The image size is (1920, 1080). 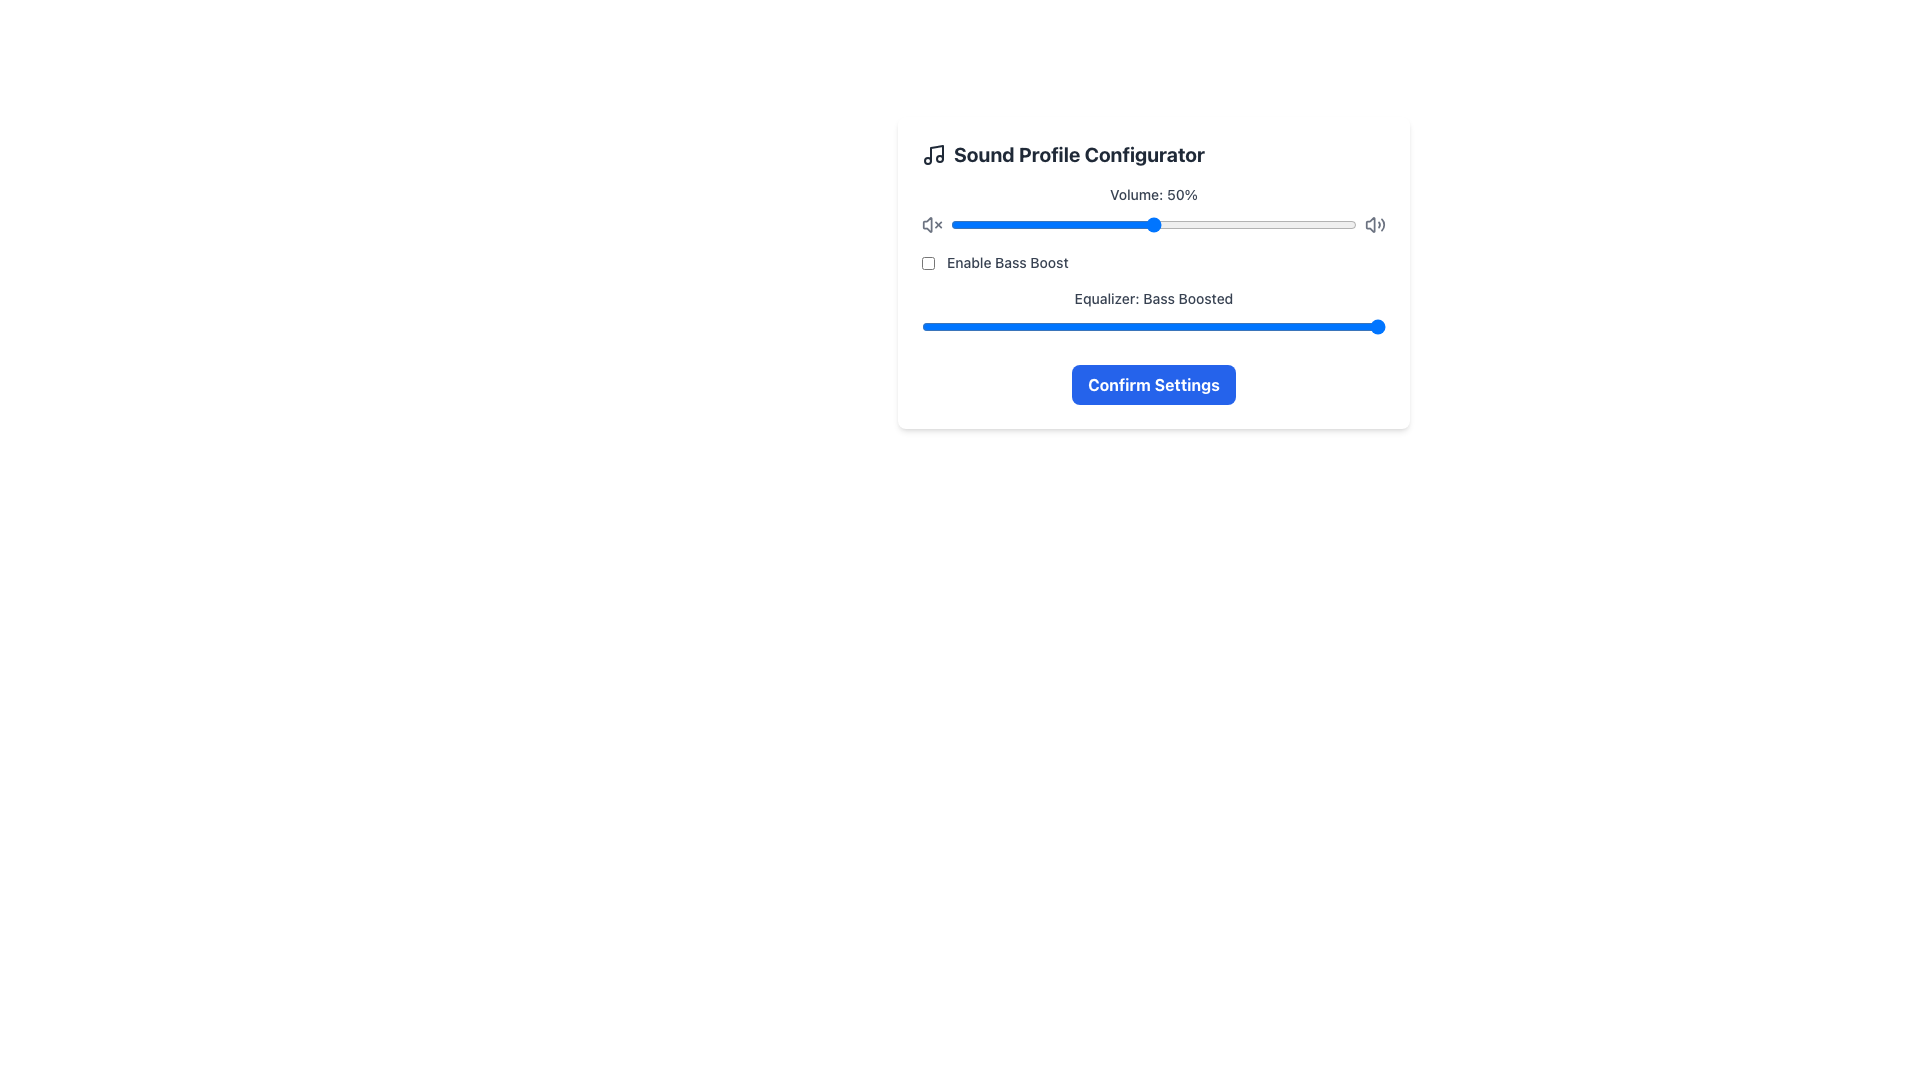 What do you see at coordinates (1242, 224) in the screenshot?
I see `volume` at bounding box center [1242, 224].